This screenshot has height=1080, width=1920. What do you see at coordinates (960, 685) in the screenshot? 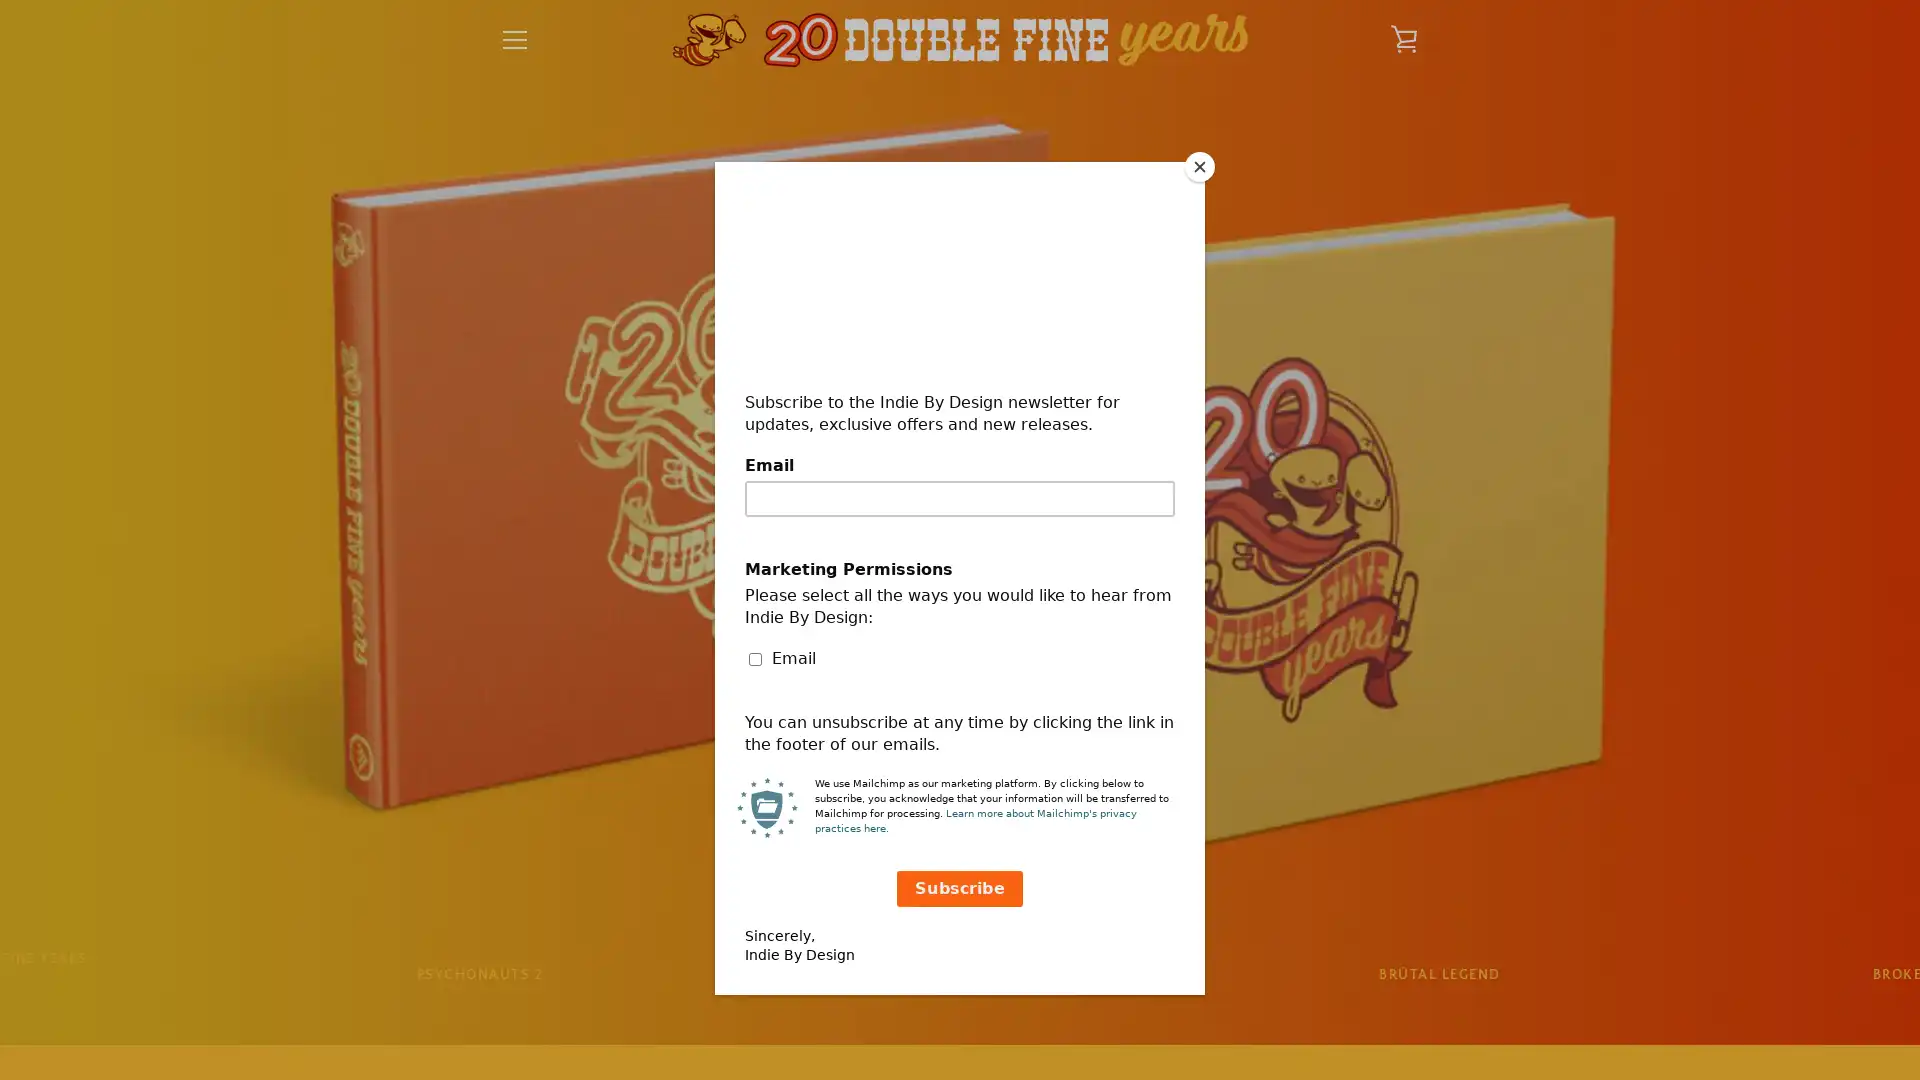
I see `Change shipping country` at bounding box center [960, 685].